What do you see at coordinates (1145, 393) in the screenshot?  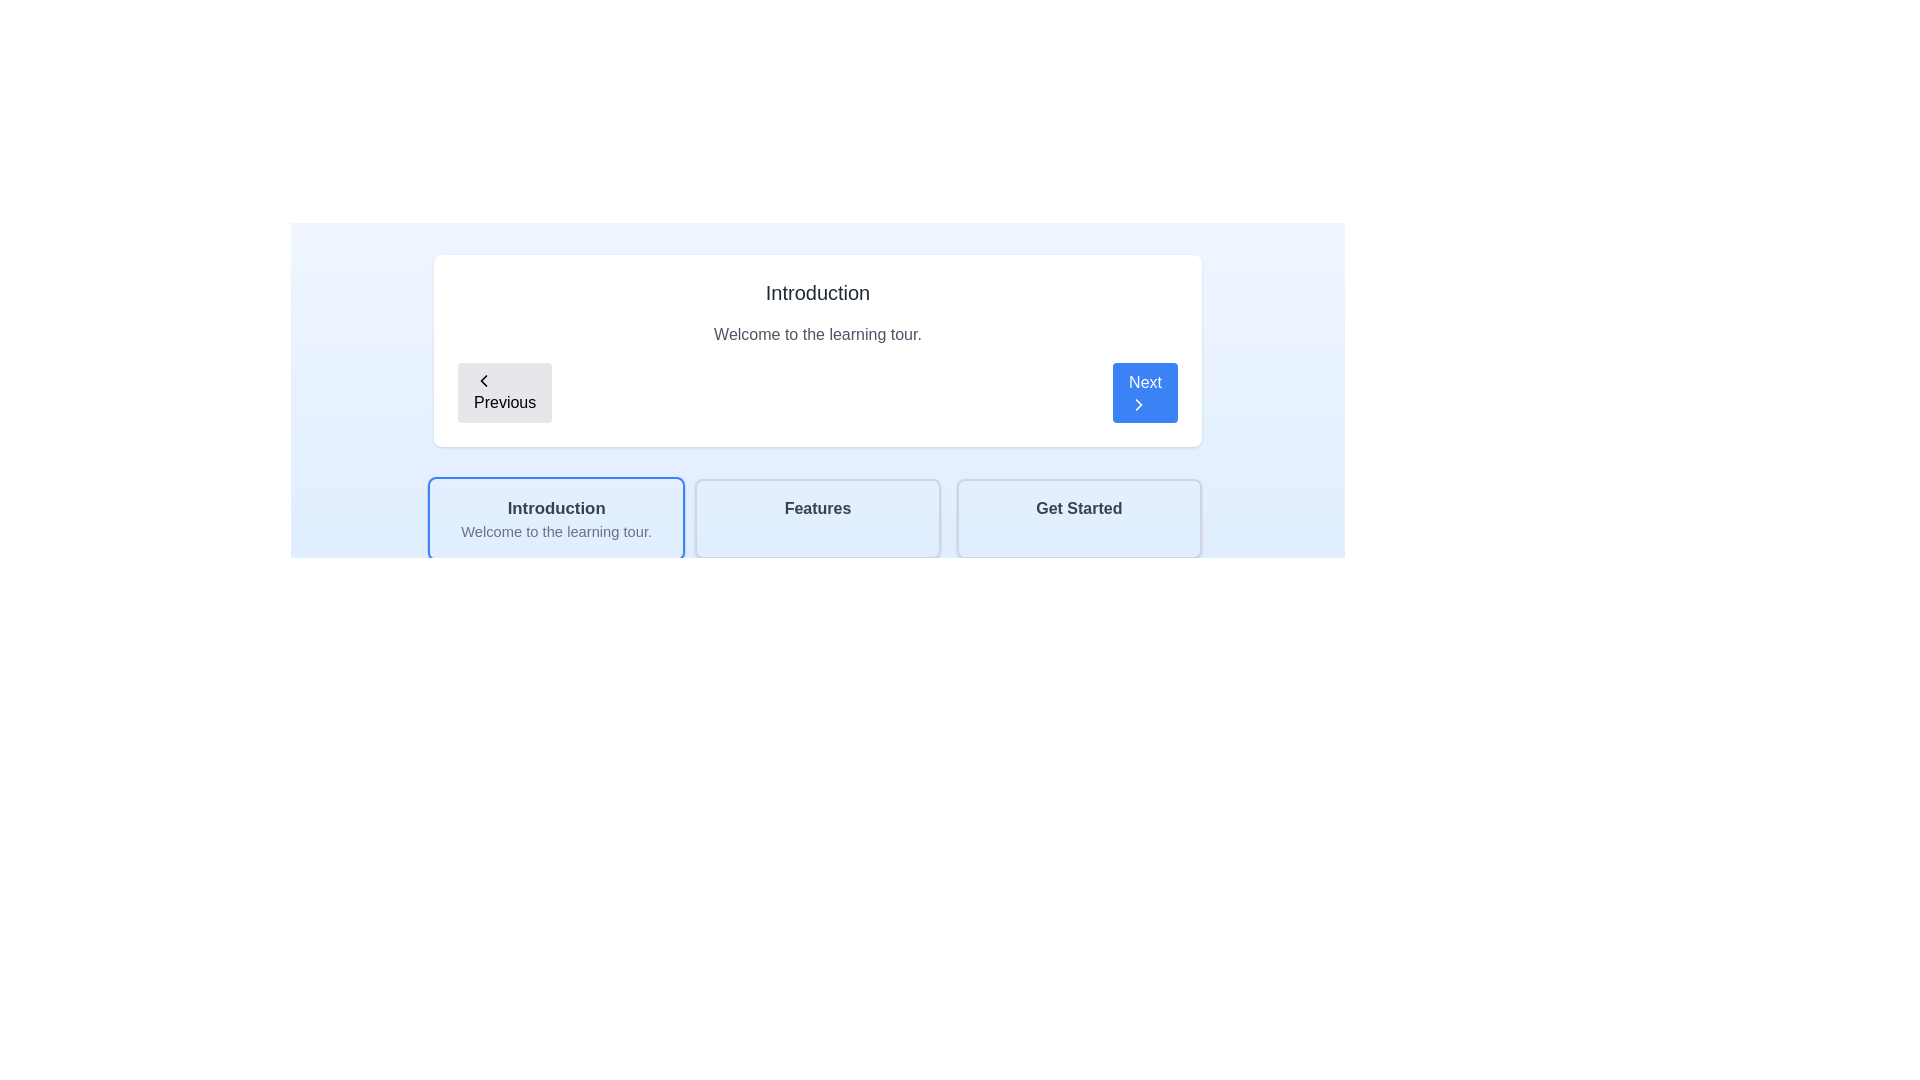 I see `the blue 'Next' button with rounded corners located at the bottom-right of the central card to proceed to the next step` at bounding box center [1145, 393].